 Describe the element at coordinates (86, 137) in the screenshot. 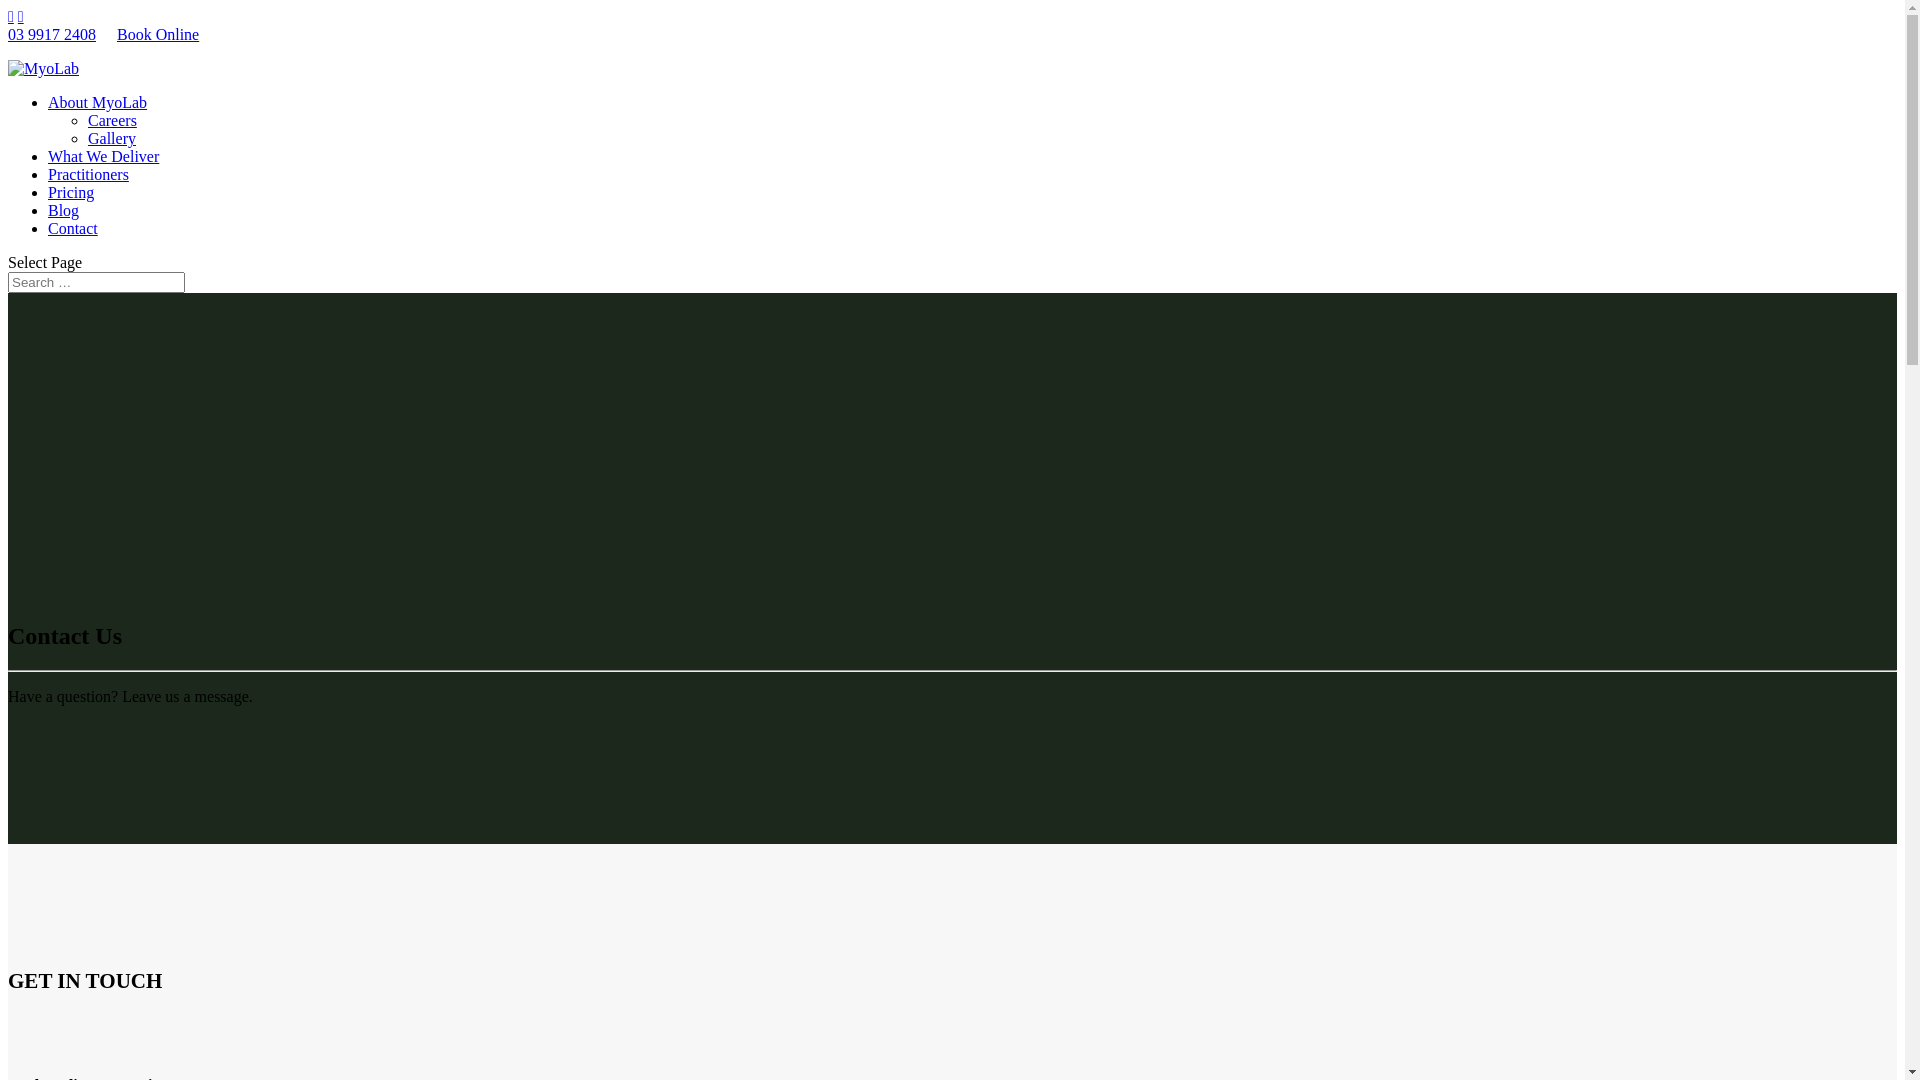

I see `'Gallery'` at that location.